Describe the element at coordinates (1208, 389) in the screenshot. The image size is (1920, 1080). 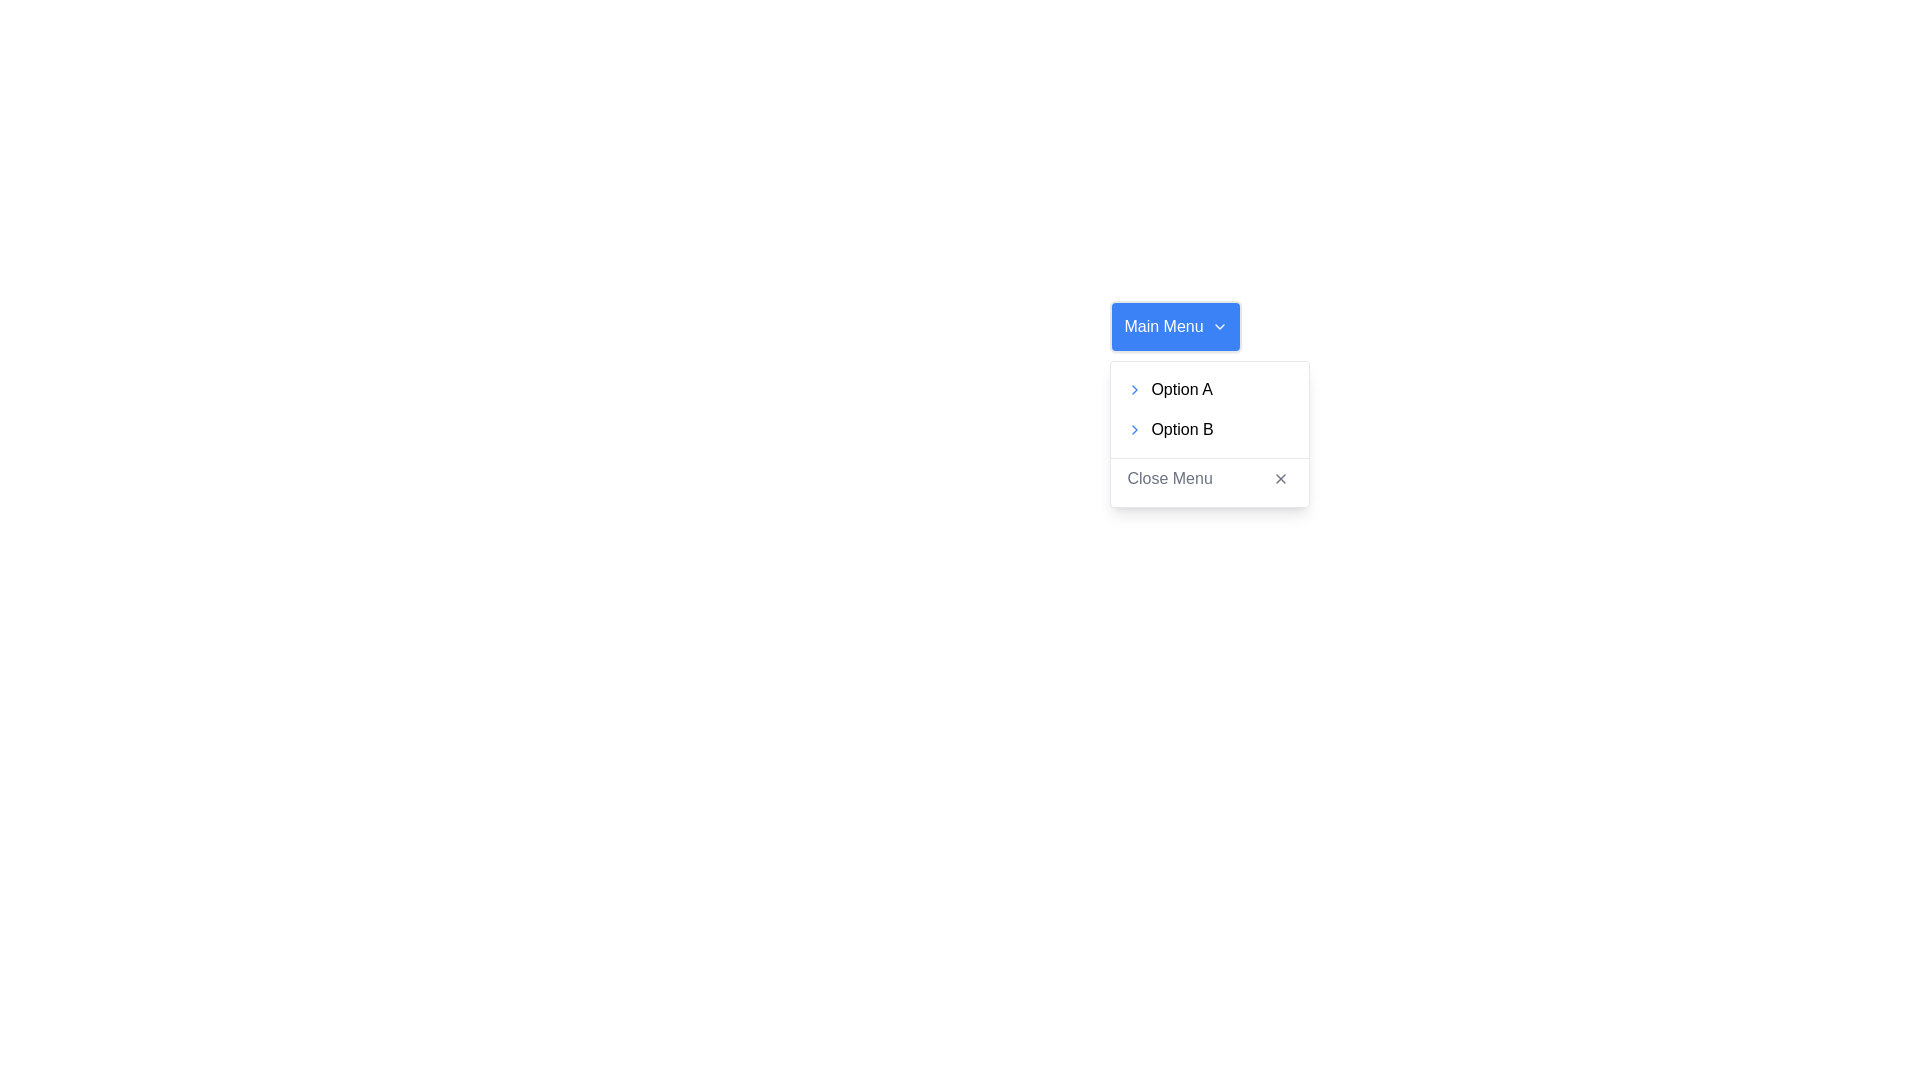
I see `the first selectable menu option that triggers navigation to 'Option A'` at that location.